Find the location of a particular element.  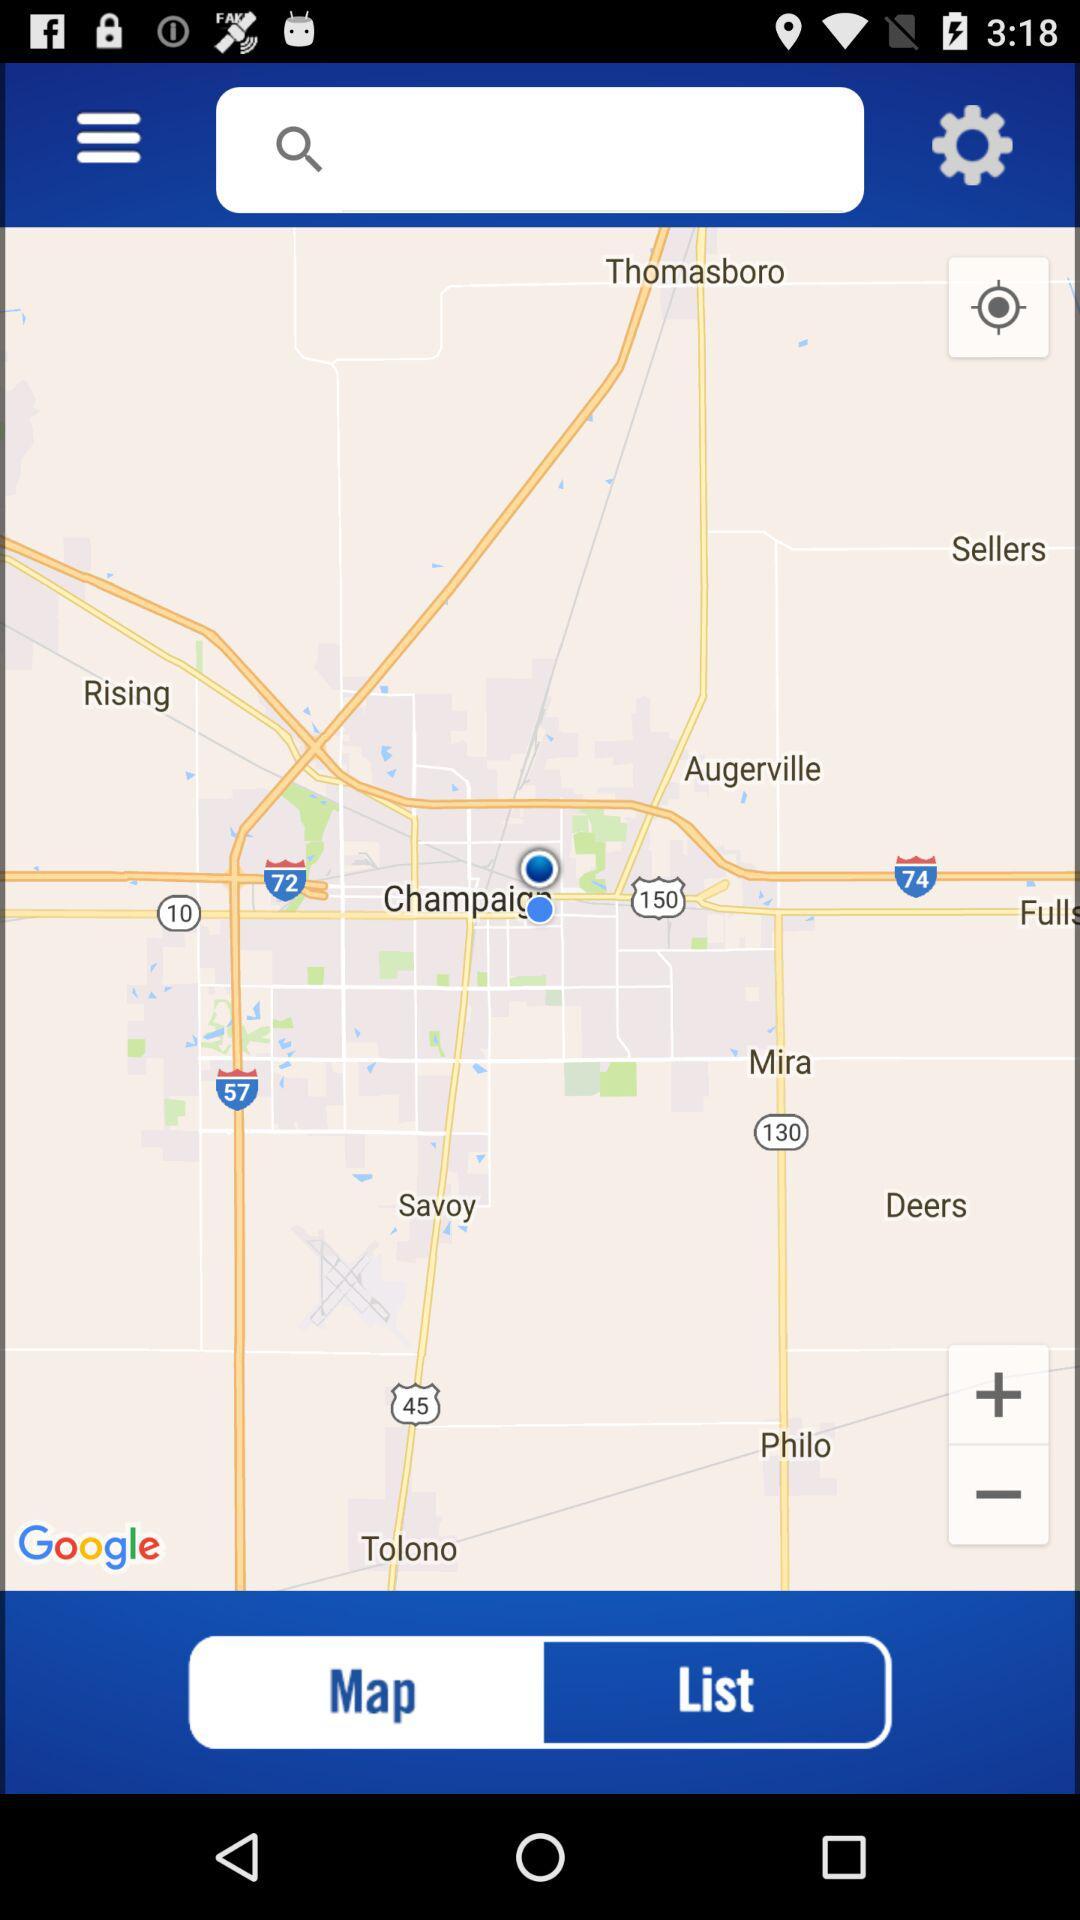

the settings icon is located at coordinates (971, 154).